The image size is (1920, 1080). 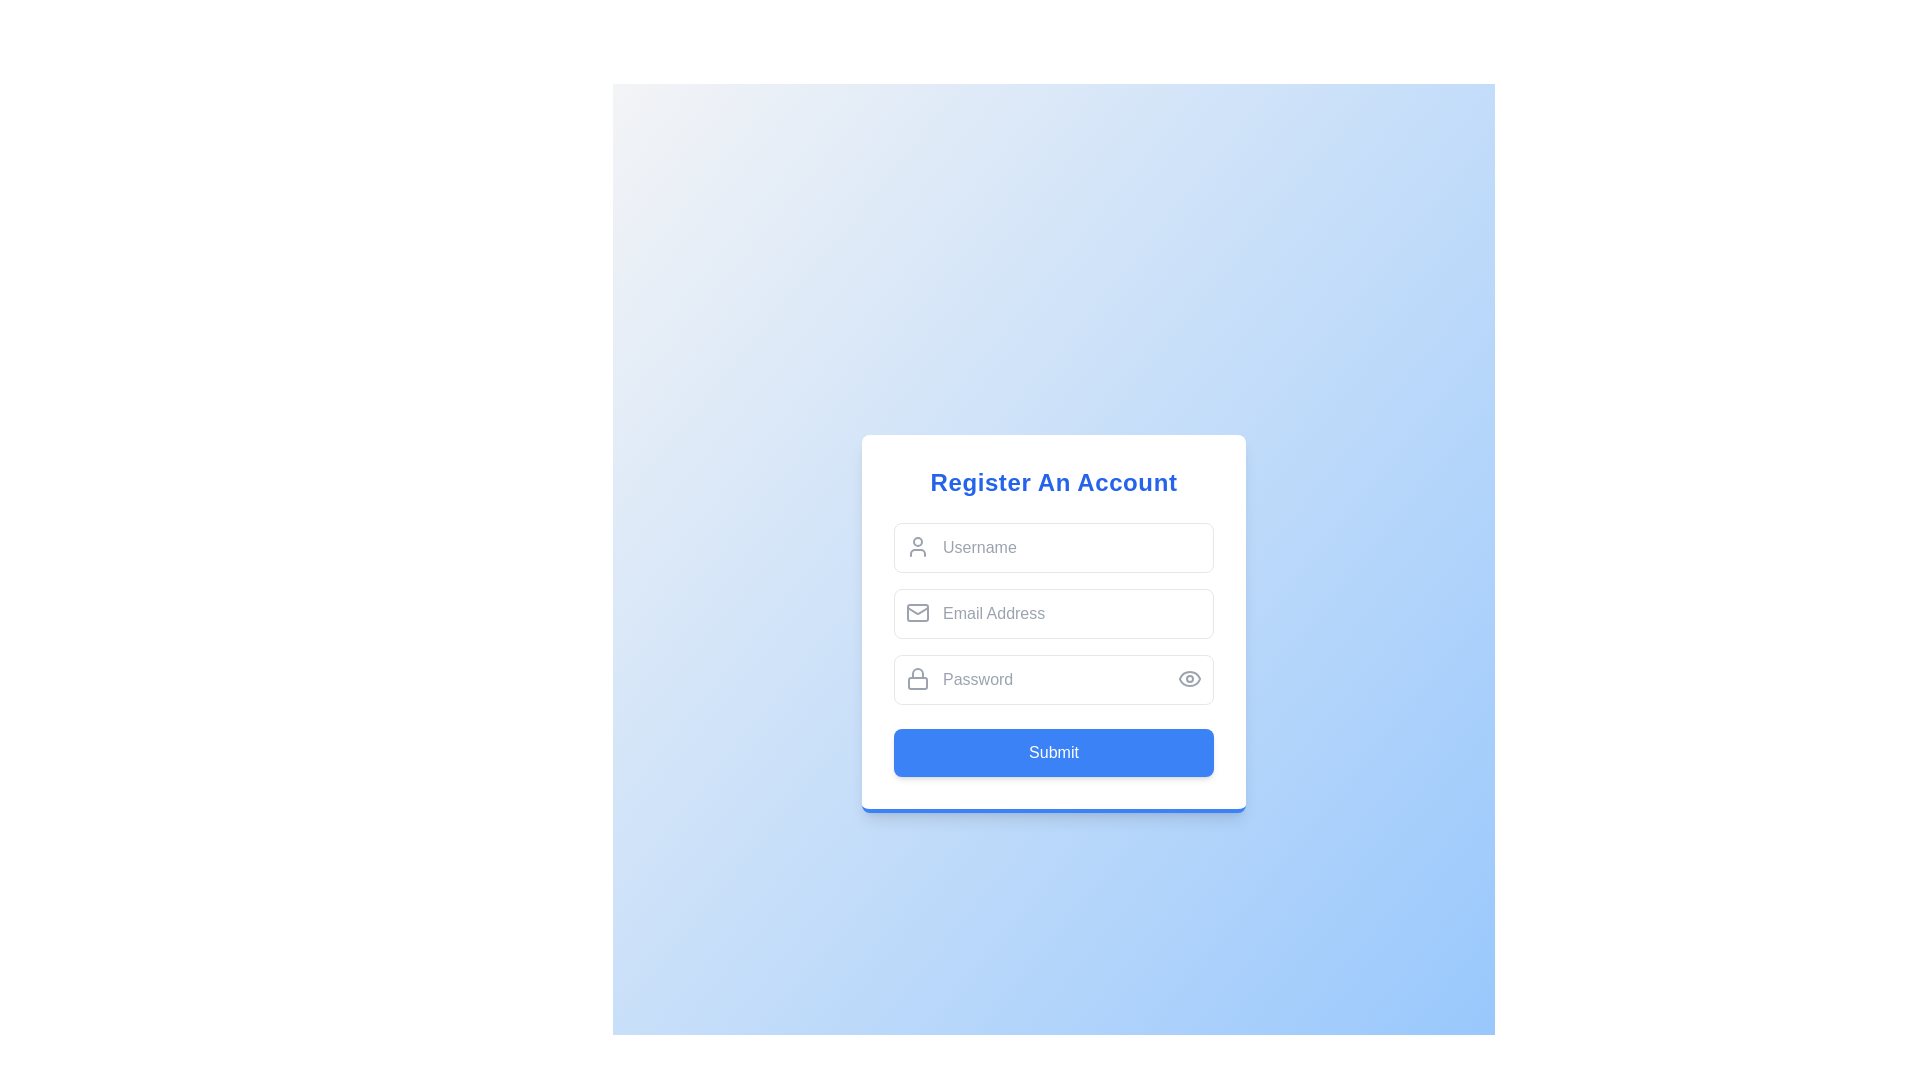 What do you see at coordinates (1053, 482) in the screenshot?
I see `text from the header displaying 'Register An Account', which is styled in bold, blue font and is centered at the top of the registration form` at bounding box center [1053, 482].